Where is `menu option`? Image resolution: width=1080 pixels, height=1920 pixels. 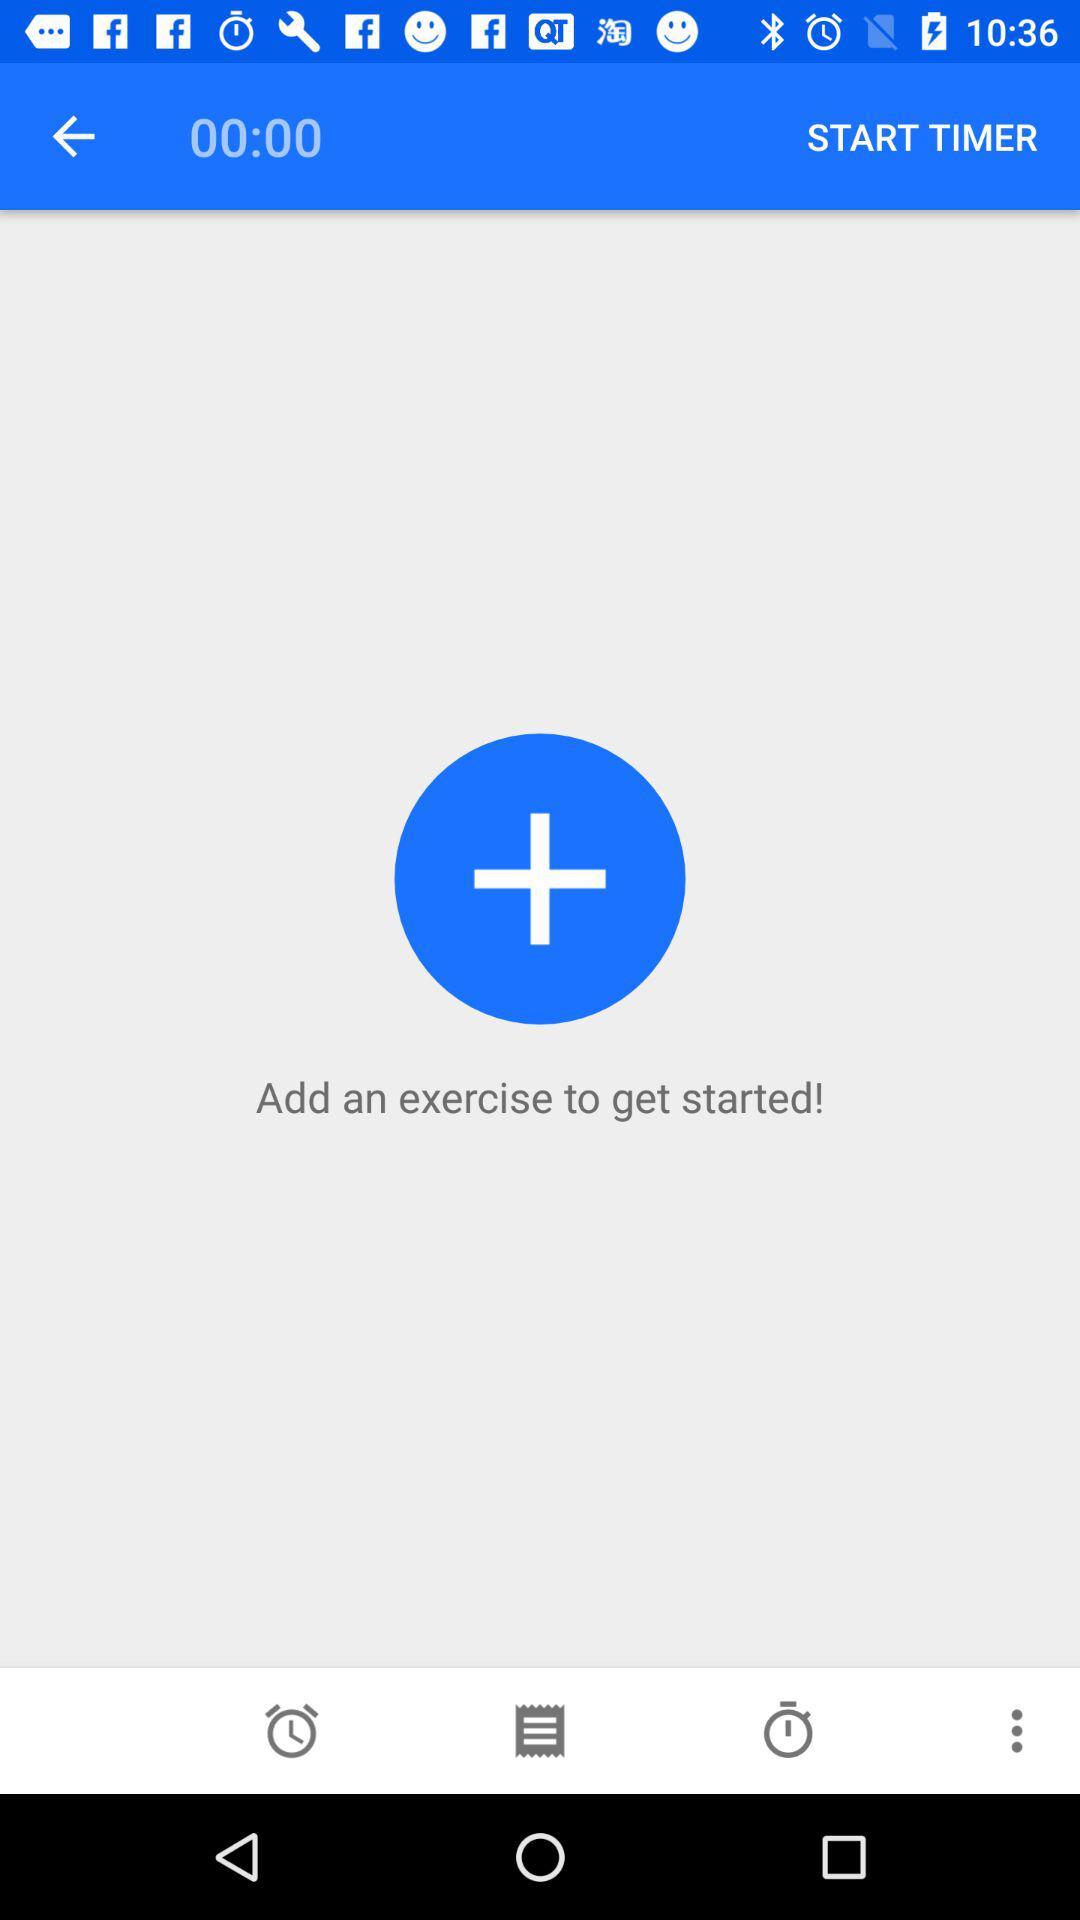
menu option is located at coordinates (1017, 1730).